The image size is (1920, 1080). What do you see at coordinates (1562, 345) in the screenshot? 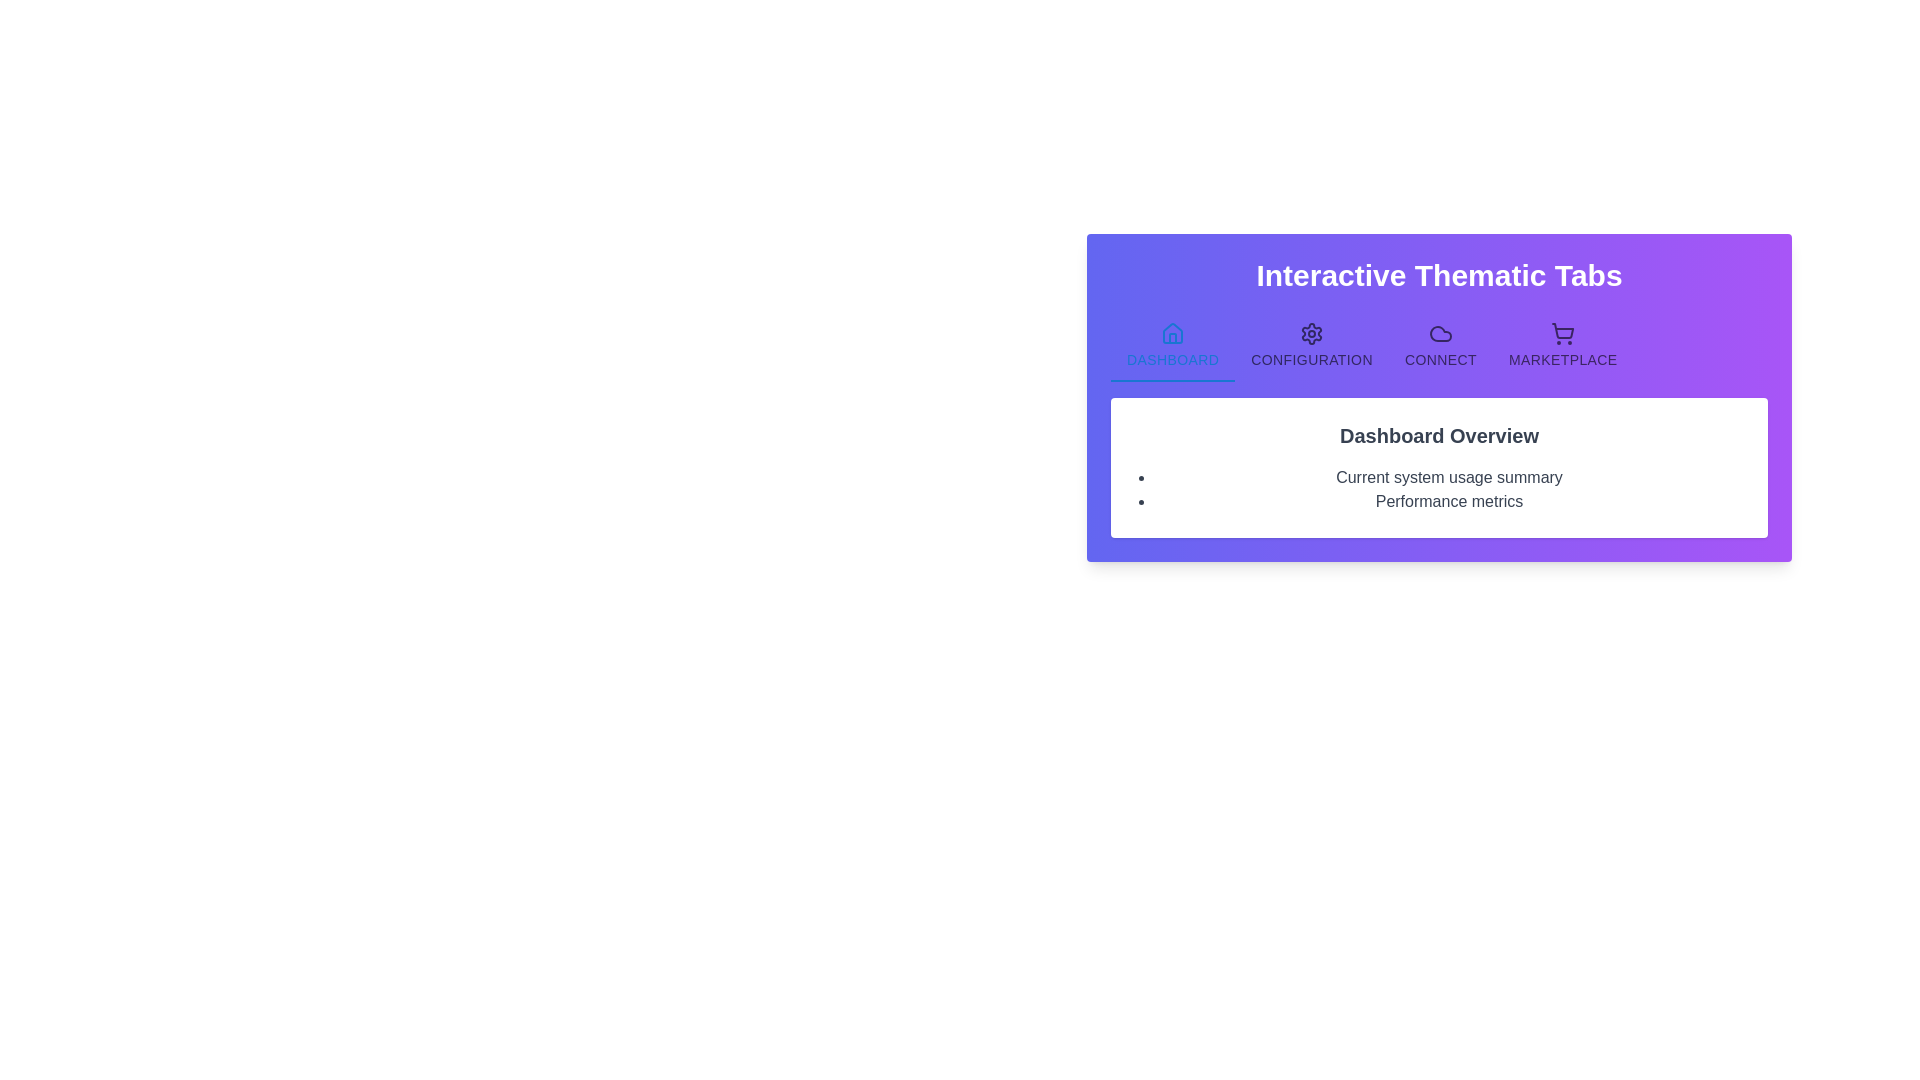
I see `the 'Marketplace' tab button, which is the fifth tab in the 'Interactive Thematic Tabs' navigation bar` at bounding box center [1562, 345].